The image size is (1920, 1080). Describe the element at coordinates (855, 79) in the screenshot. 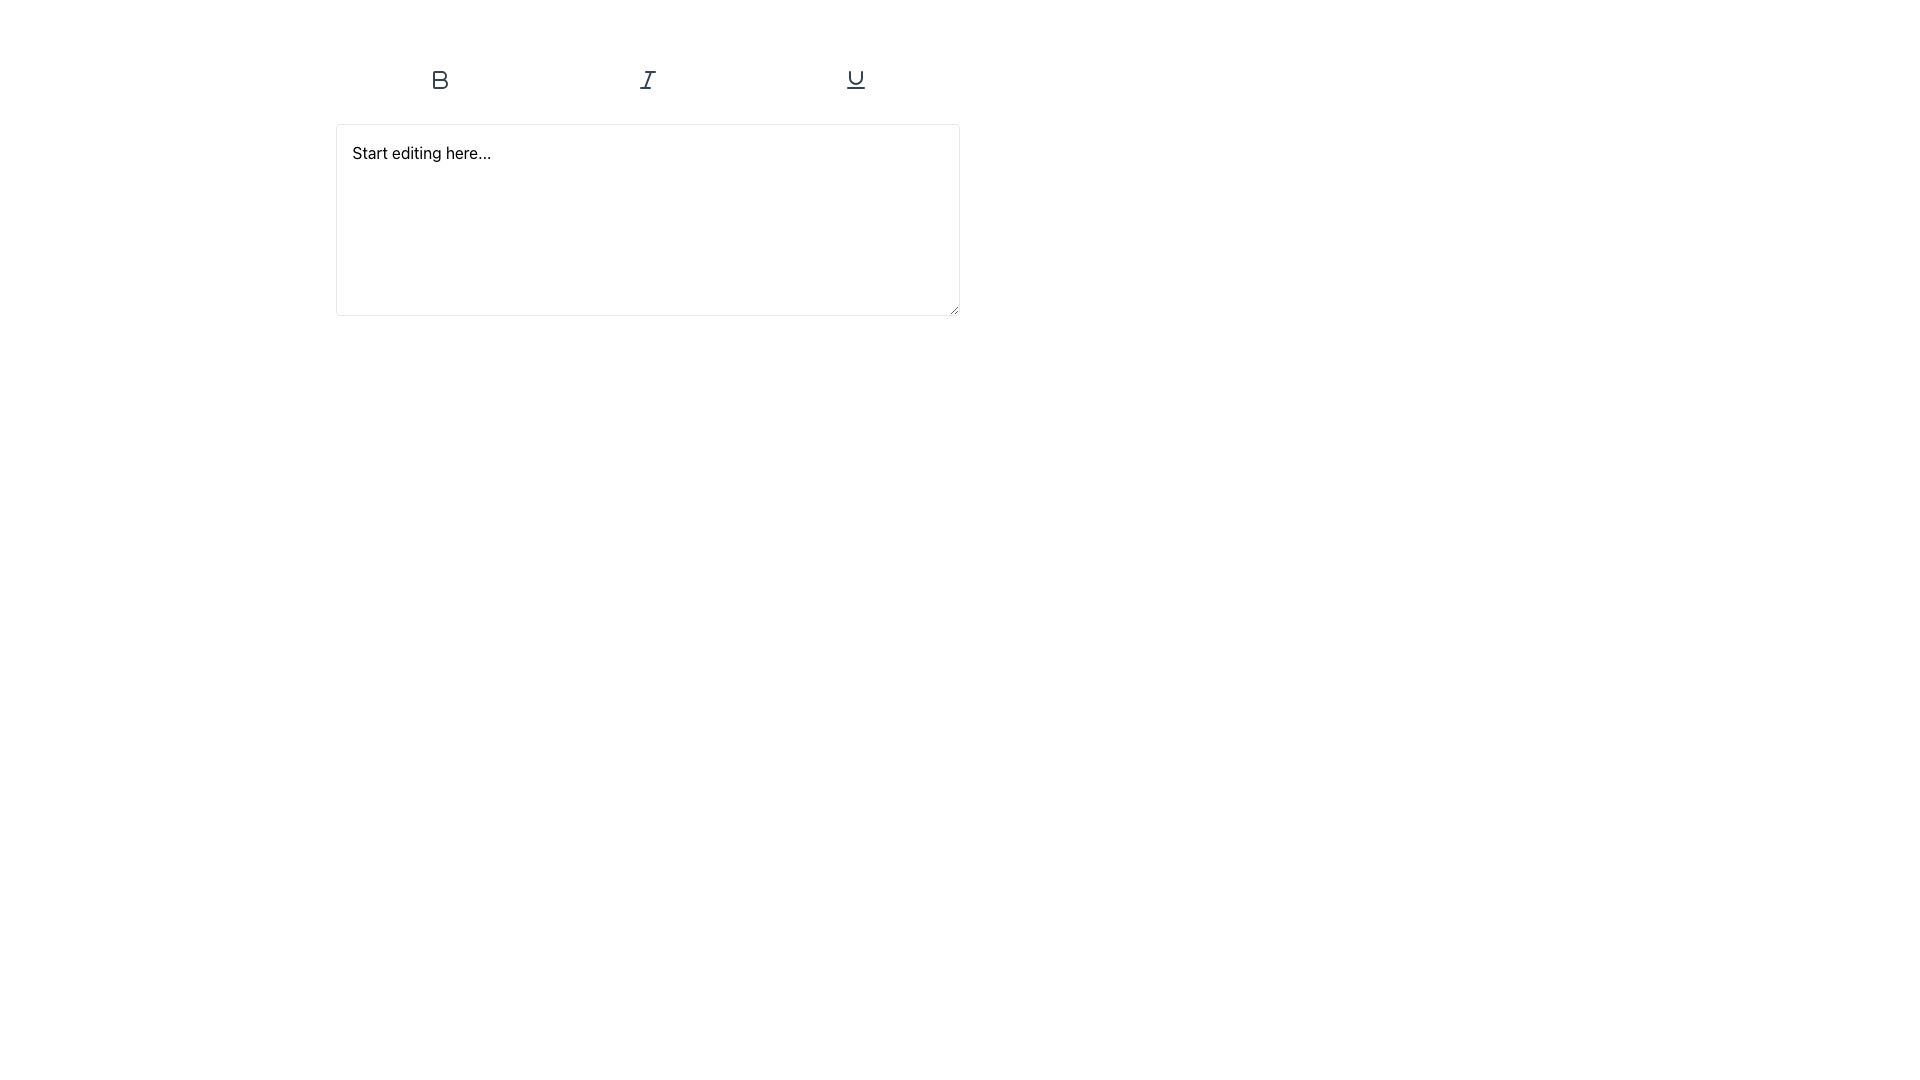

I see `the small icon styled with a rounded underline shape in the toolbar` at that location.